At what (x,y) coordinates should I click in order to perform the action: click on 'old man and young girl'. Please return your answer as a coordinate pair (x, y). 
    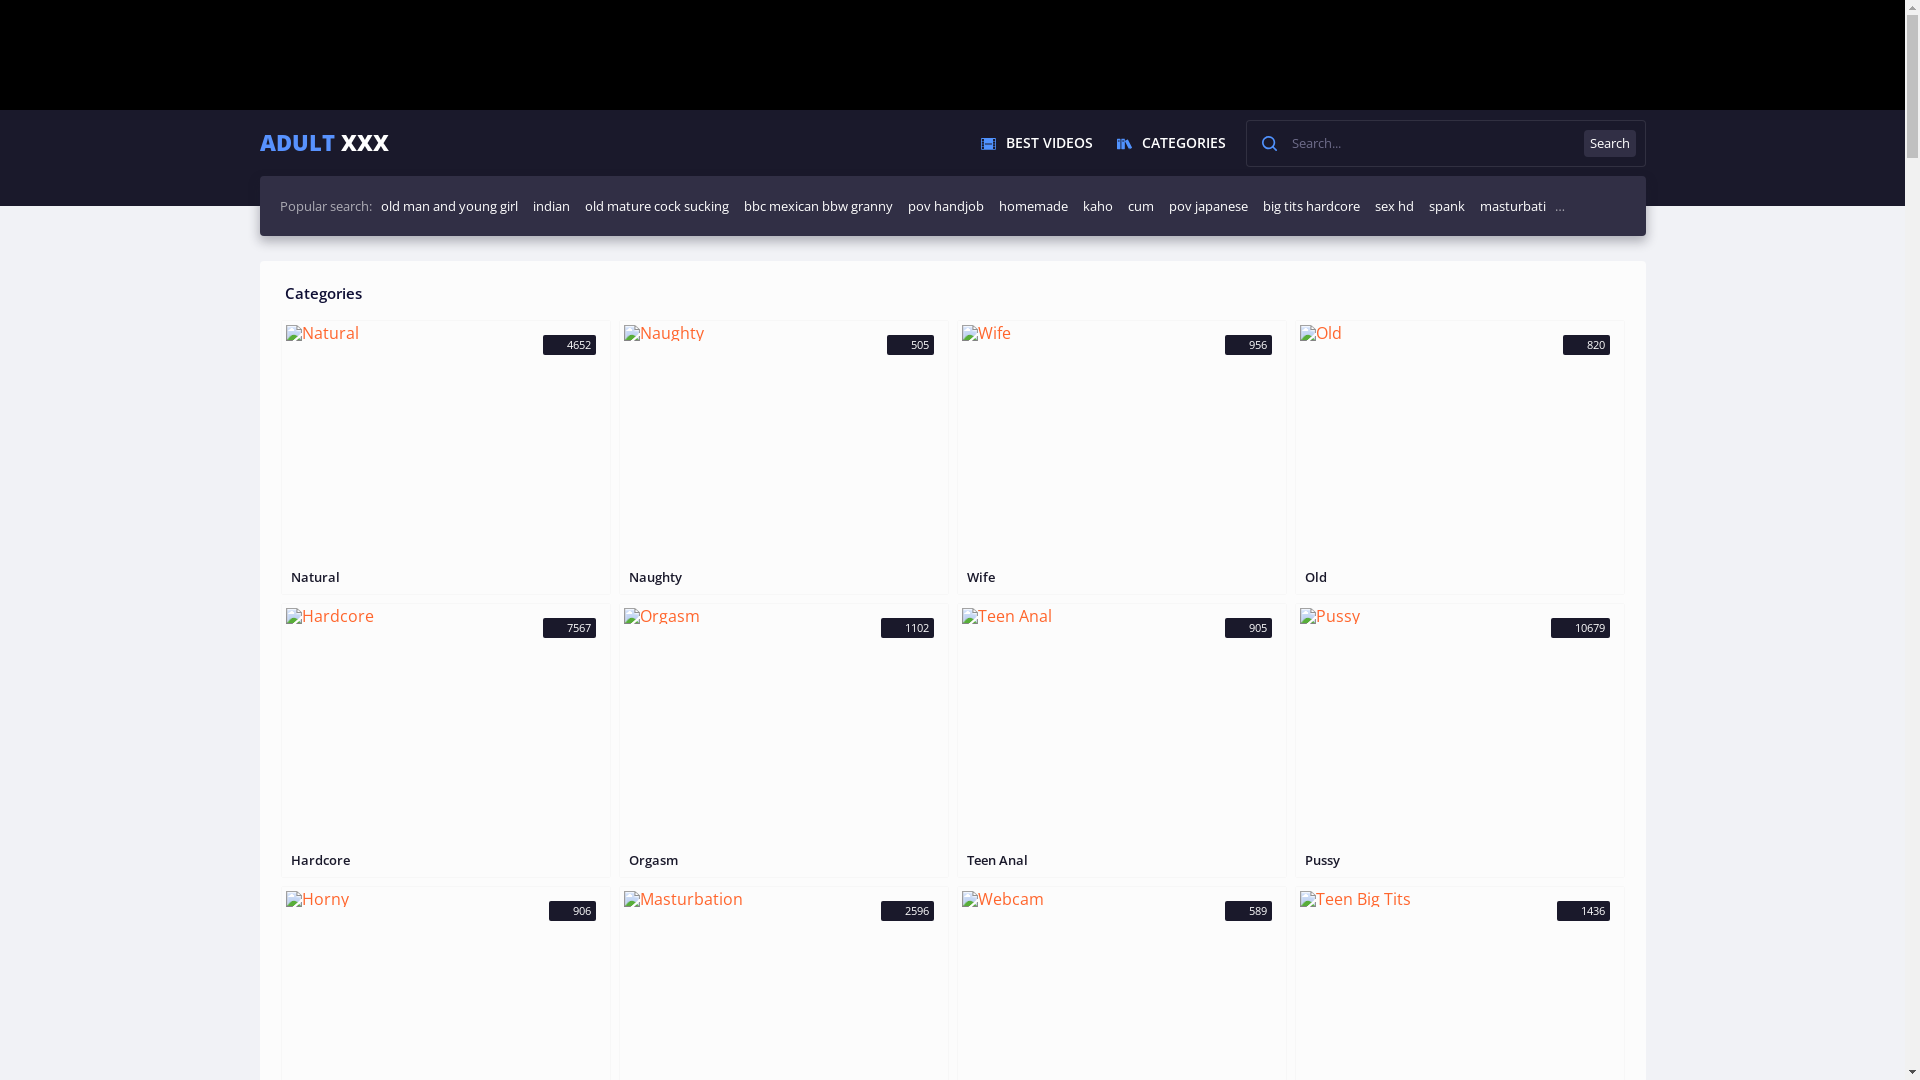
    Looking at the image, I should click on (379, 205).